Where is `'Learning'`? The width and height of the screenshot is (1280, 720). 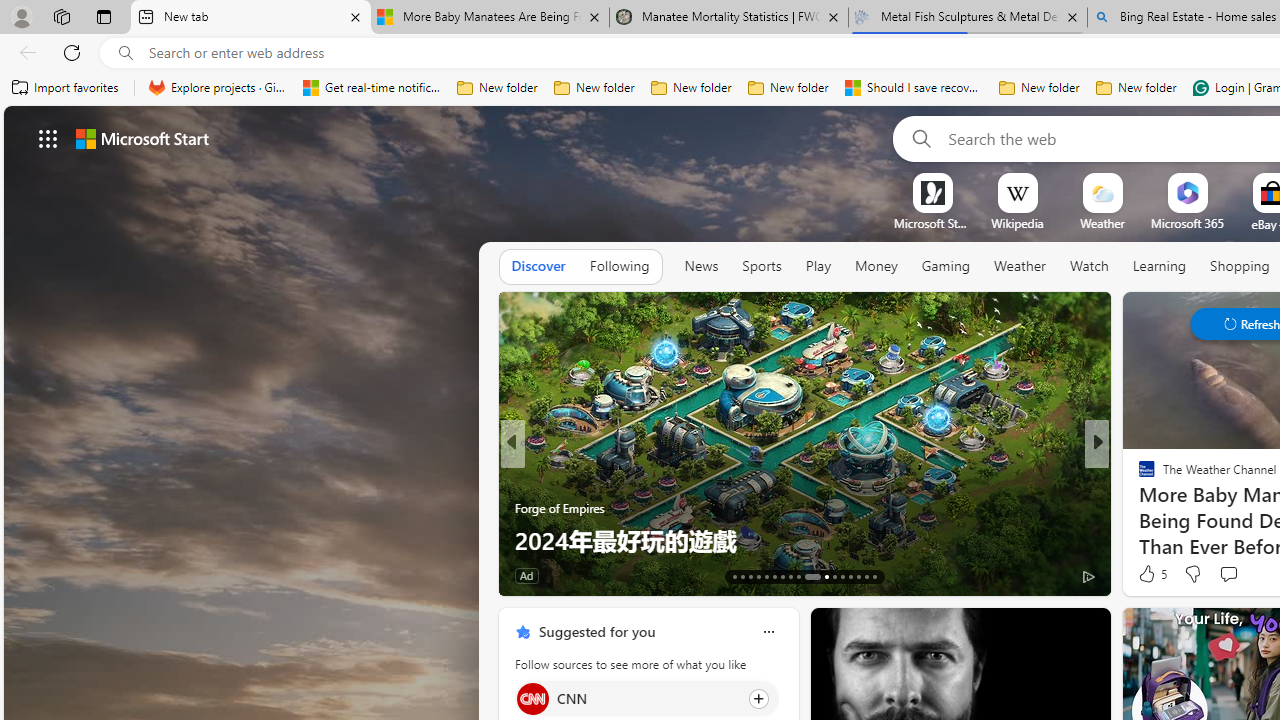
'Learning' is located at coordinates (1159, 266).